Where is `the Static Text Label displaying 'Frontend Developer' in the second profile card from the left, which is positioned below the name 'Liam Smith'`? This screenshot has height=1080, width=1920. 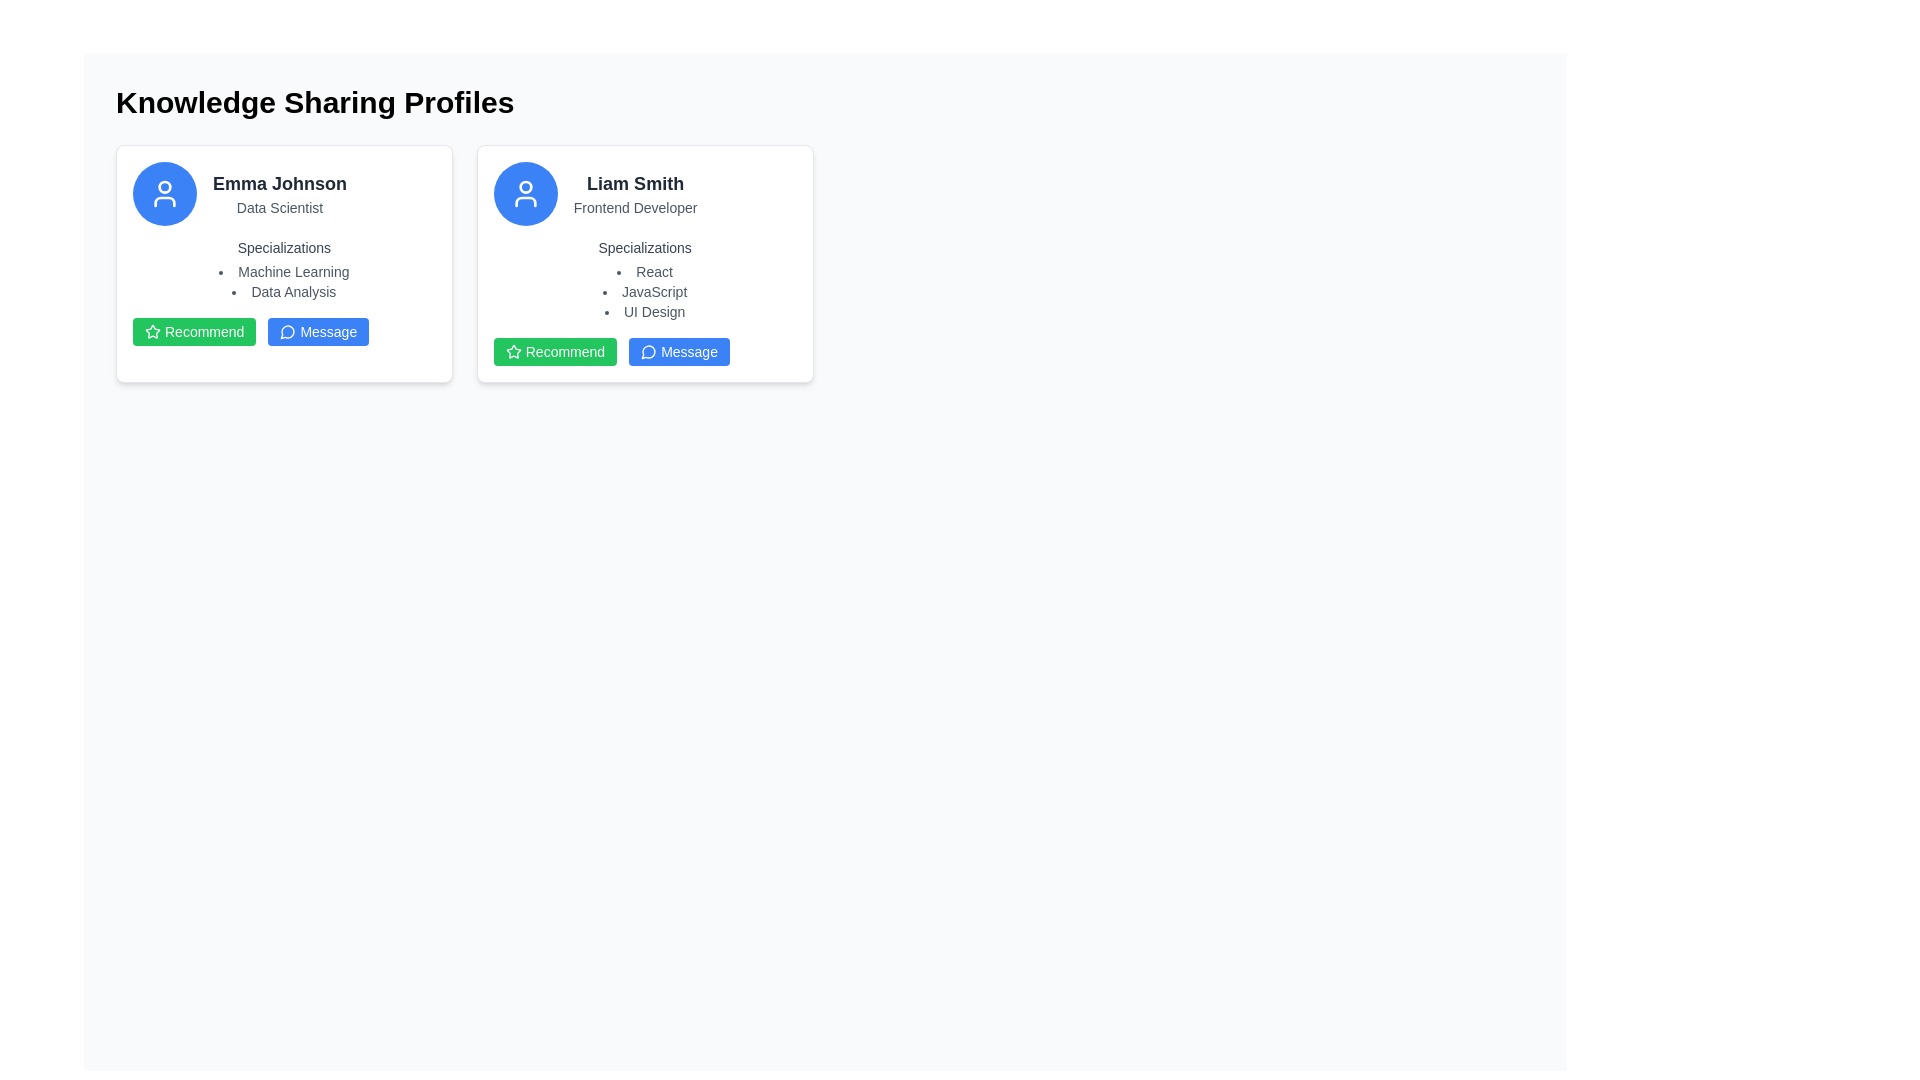
the Static Text Label displaying 'Frontend Developer' in the second profile card from the left, which is positioned below the name 'Liam Smith' is located at coordinates (634, 208).